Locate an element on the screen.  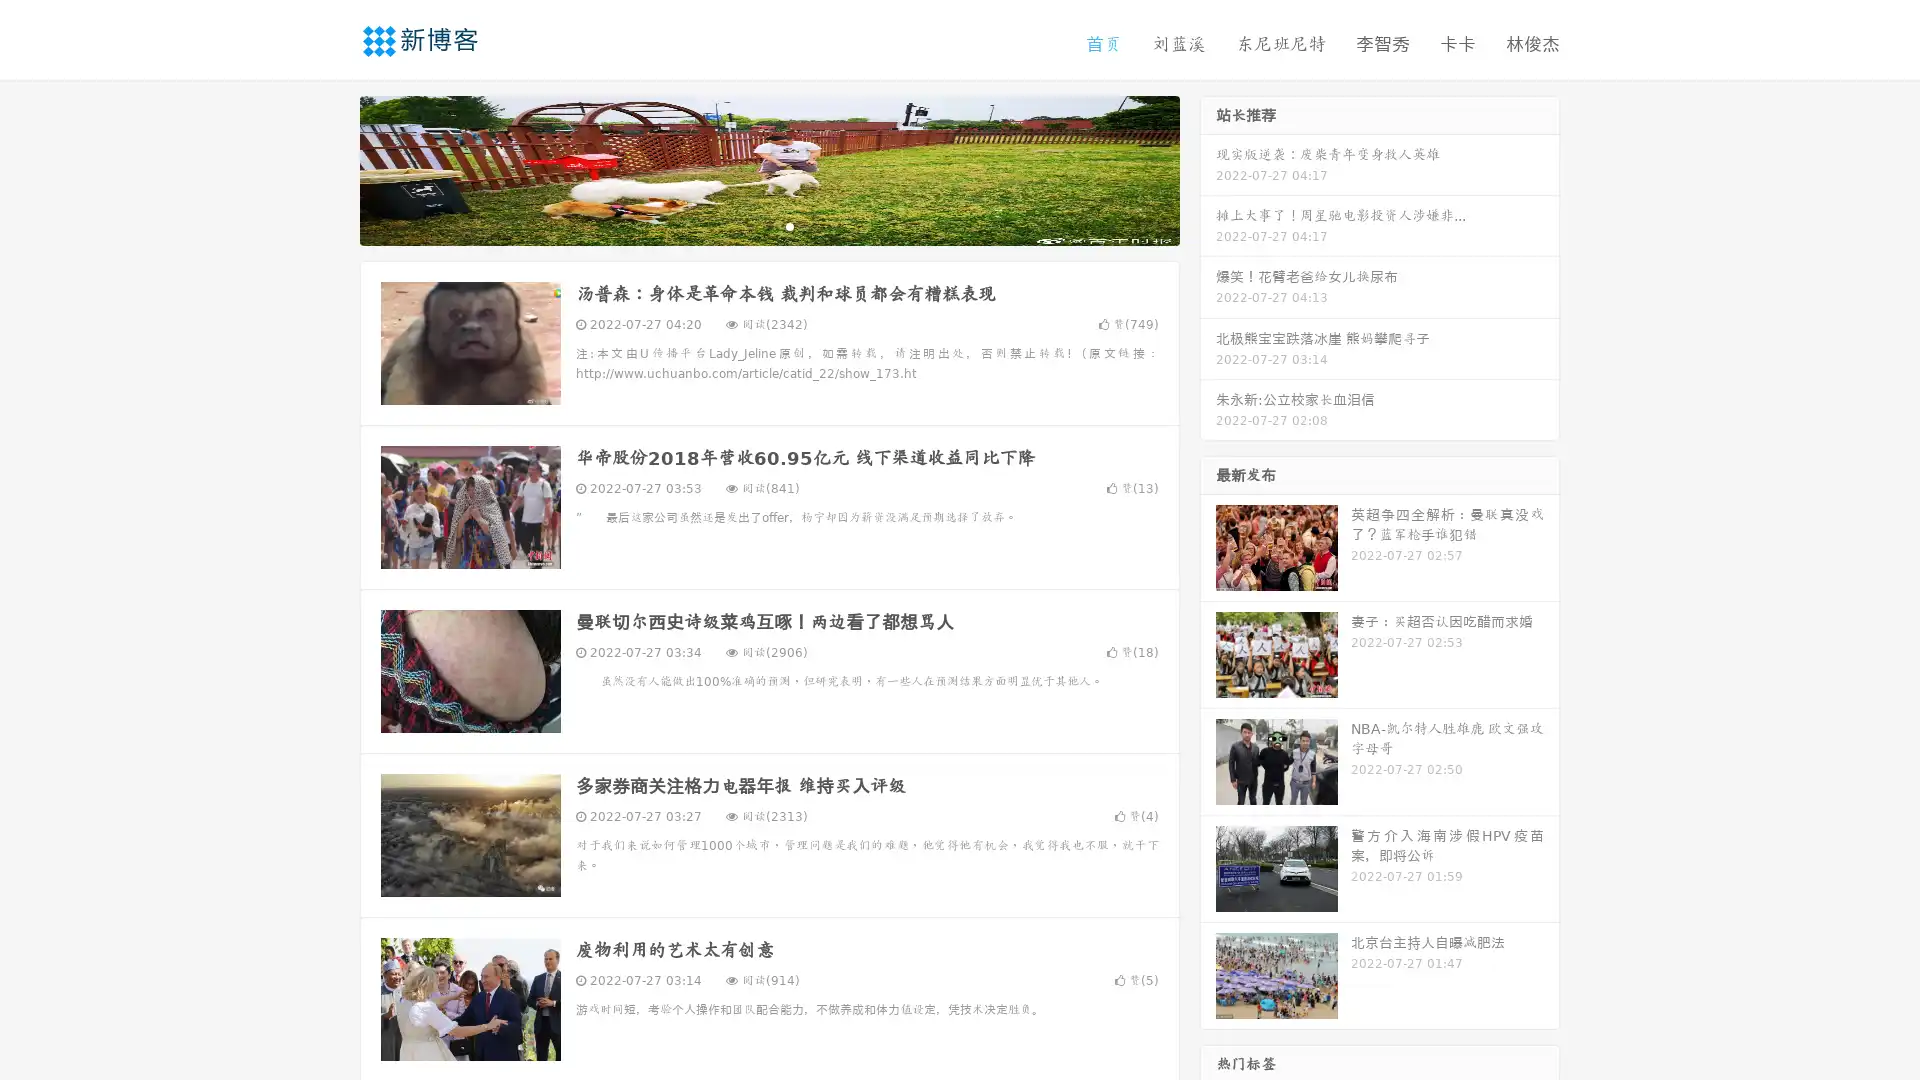
Go to slide 2 is located at coordinates (768, 225).